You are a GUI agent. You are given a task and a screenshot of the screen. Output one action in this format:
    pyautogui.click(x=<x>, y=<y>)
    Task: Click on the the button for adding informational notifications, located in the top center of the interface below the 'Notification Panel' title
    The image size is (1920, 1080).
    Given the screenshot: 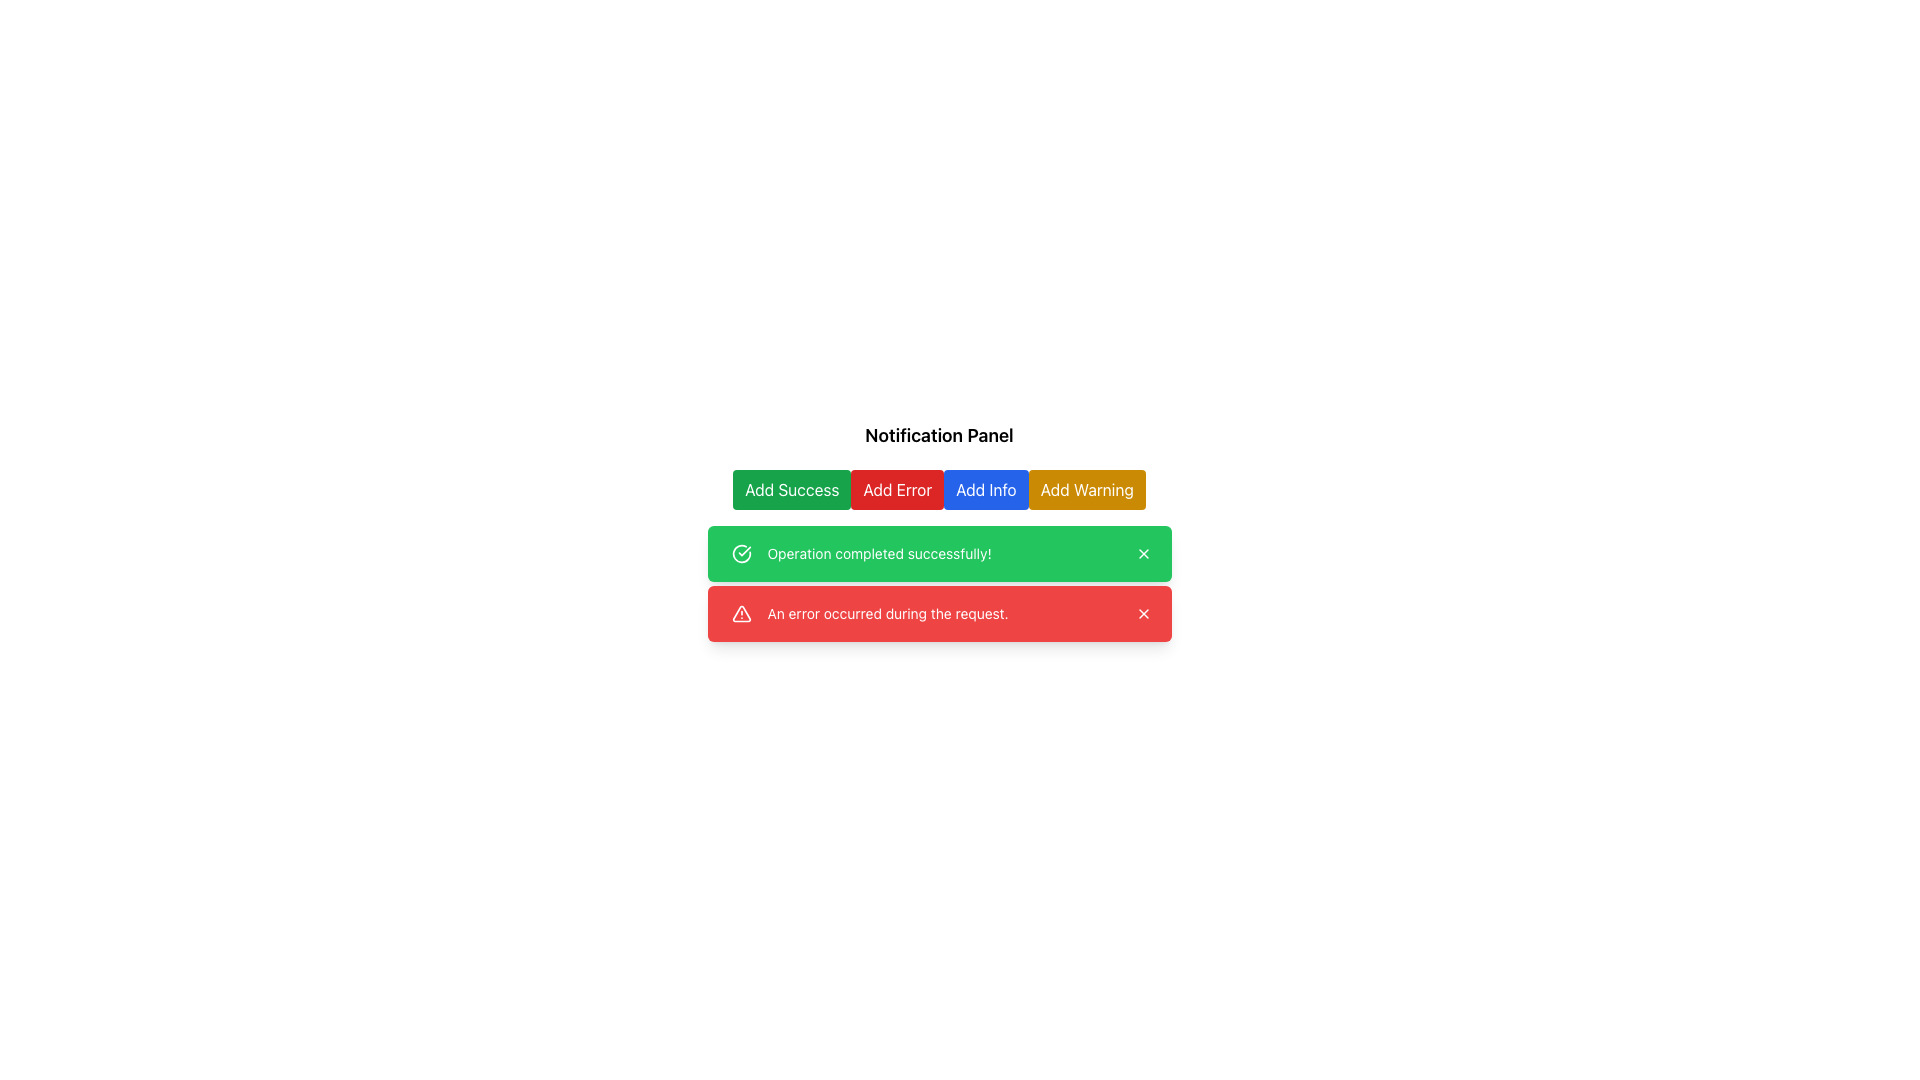 What is the action you would take?
    pyautogui.click(x=986, y=489)
    